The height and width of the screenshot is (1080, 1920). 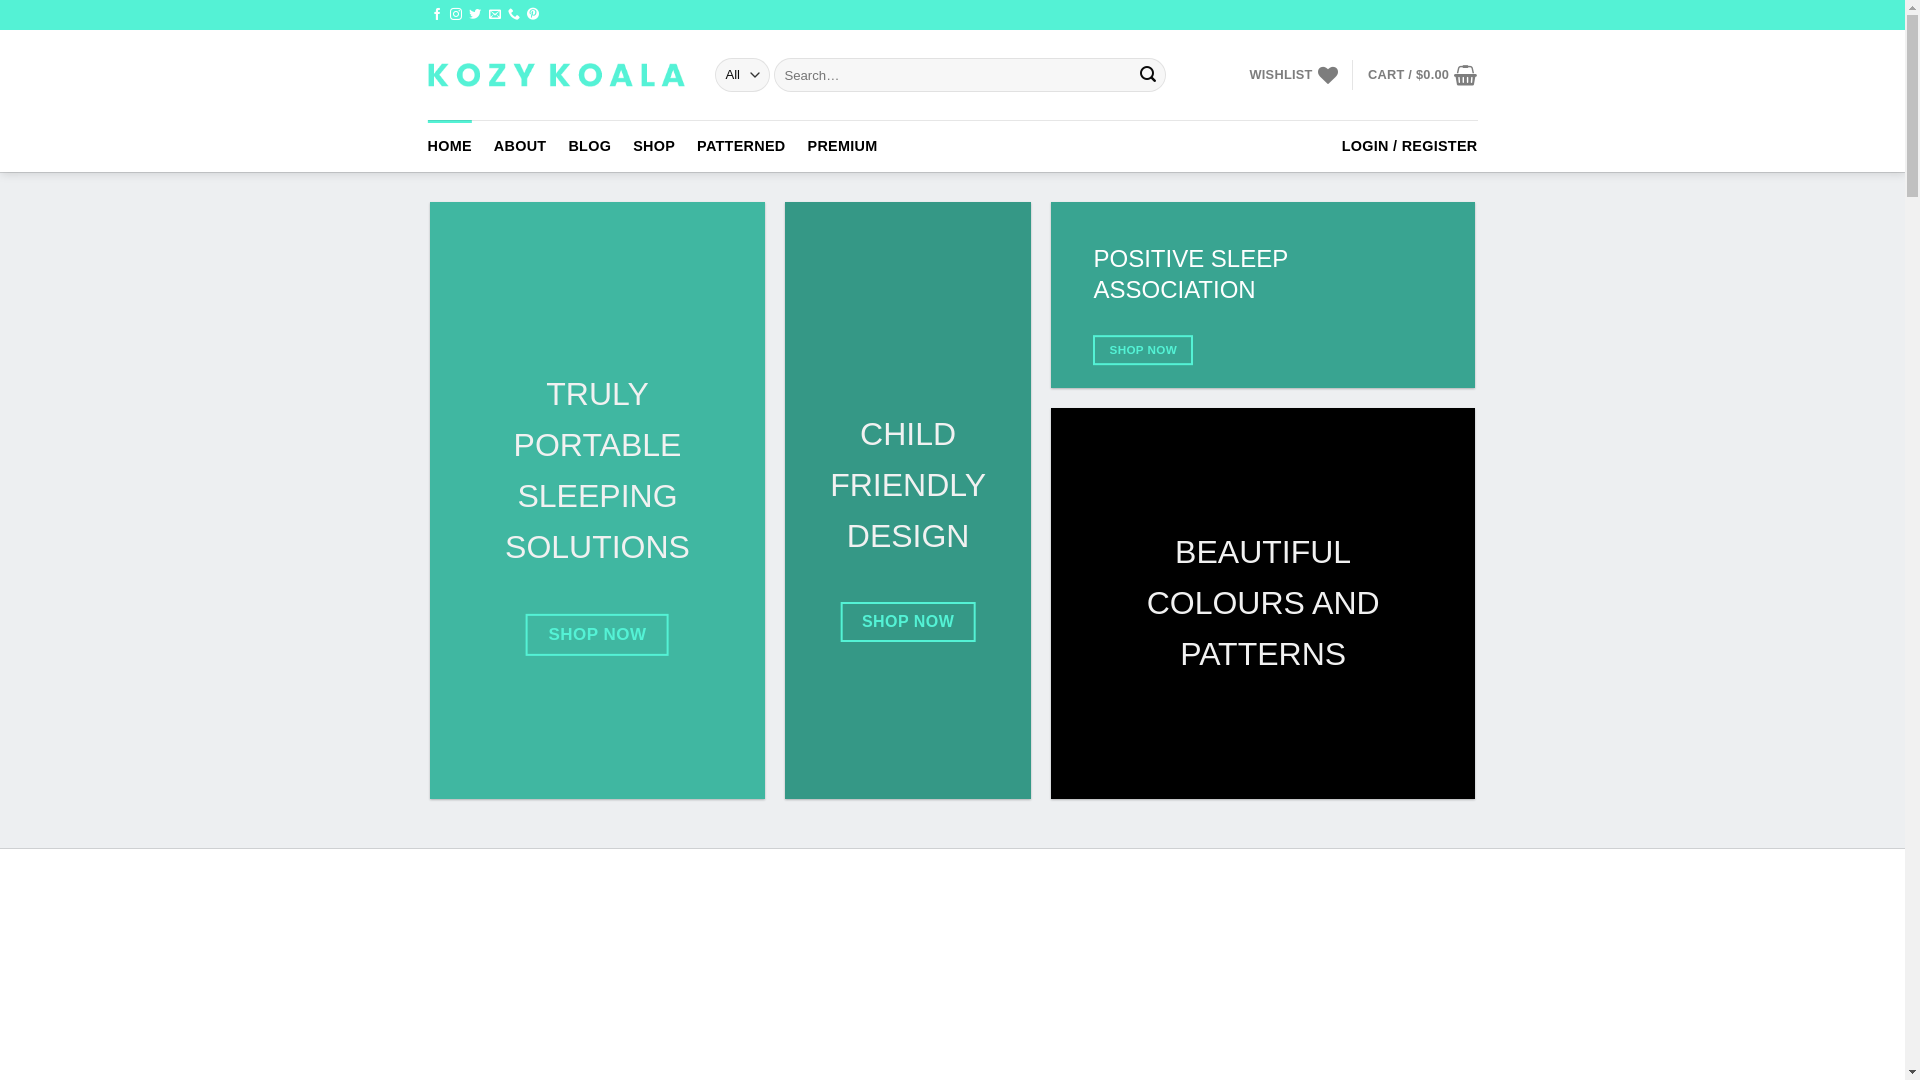 What do you see at coordinates (532, 15) in the screenshot?
I see `'Follow on Pinterest'` at bounding box center [532, 15].